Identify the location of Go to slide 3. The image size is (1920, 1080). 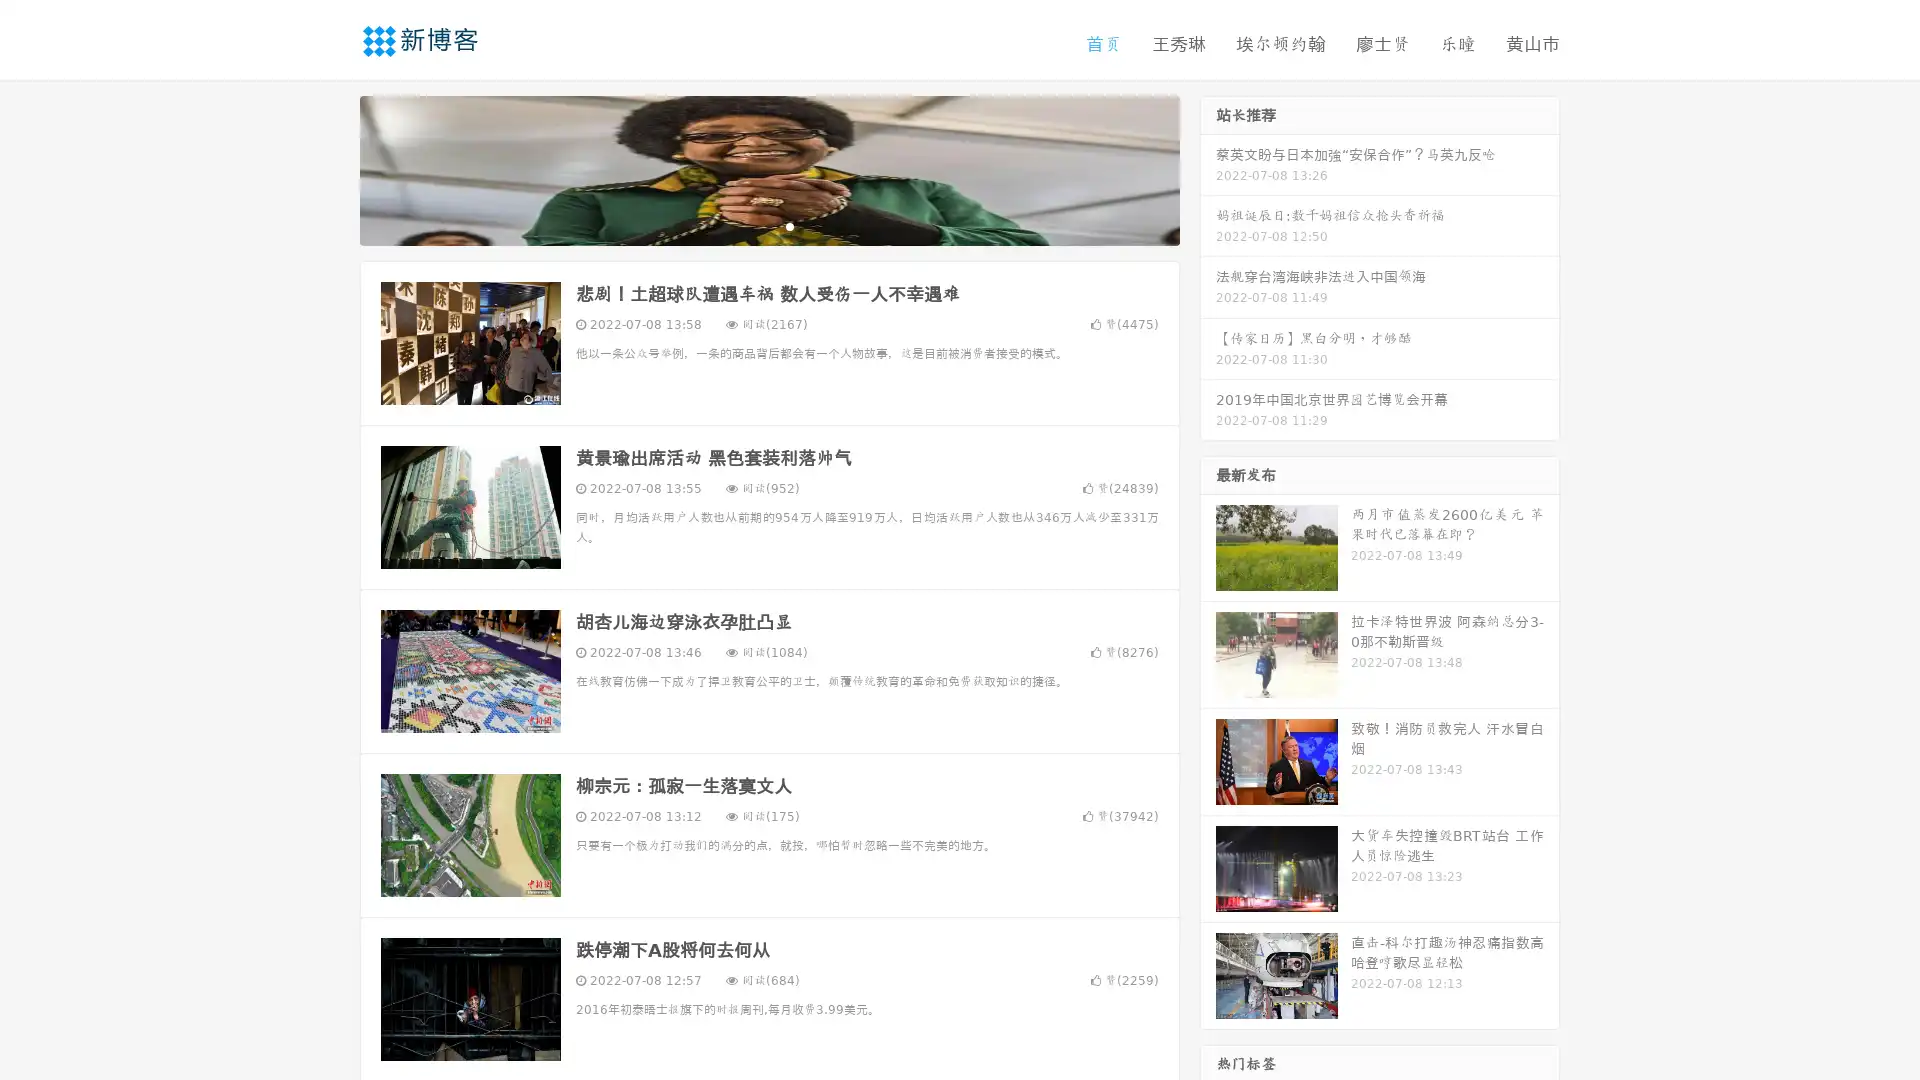
(789, 225).